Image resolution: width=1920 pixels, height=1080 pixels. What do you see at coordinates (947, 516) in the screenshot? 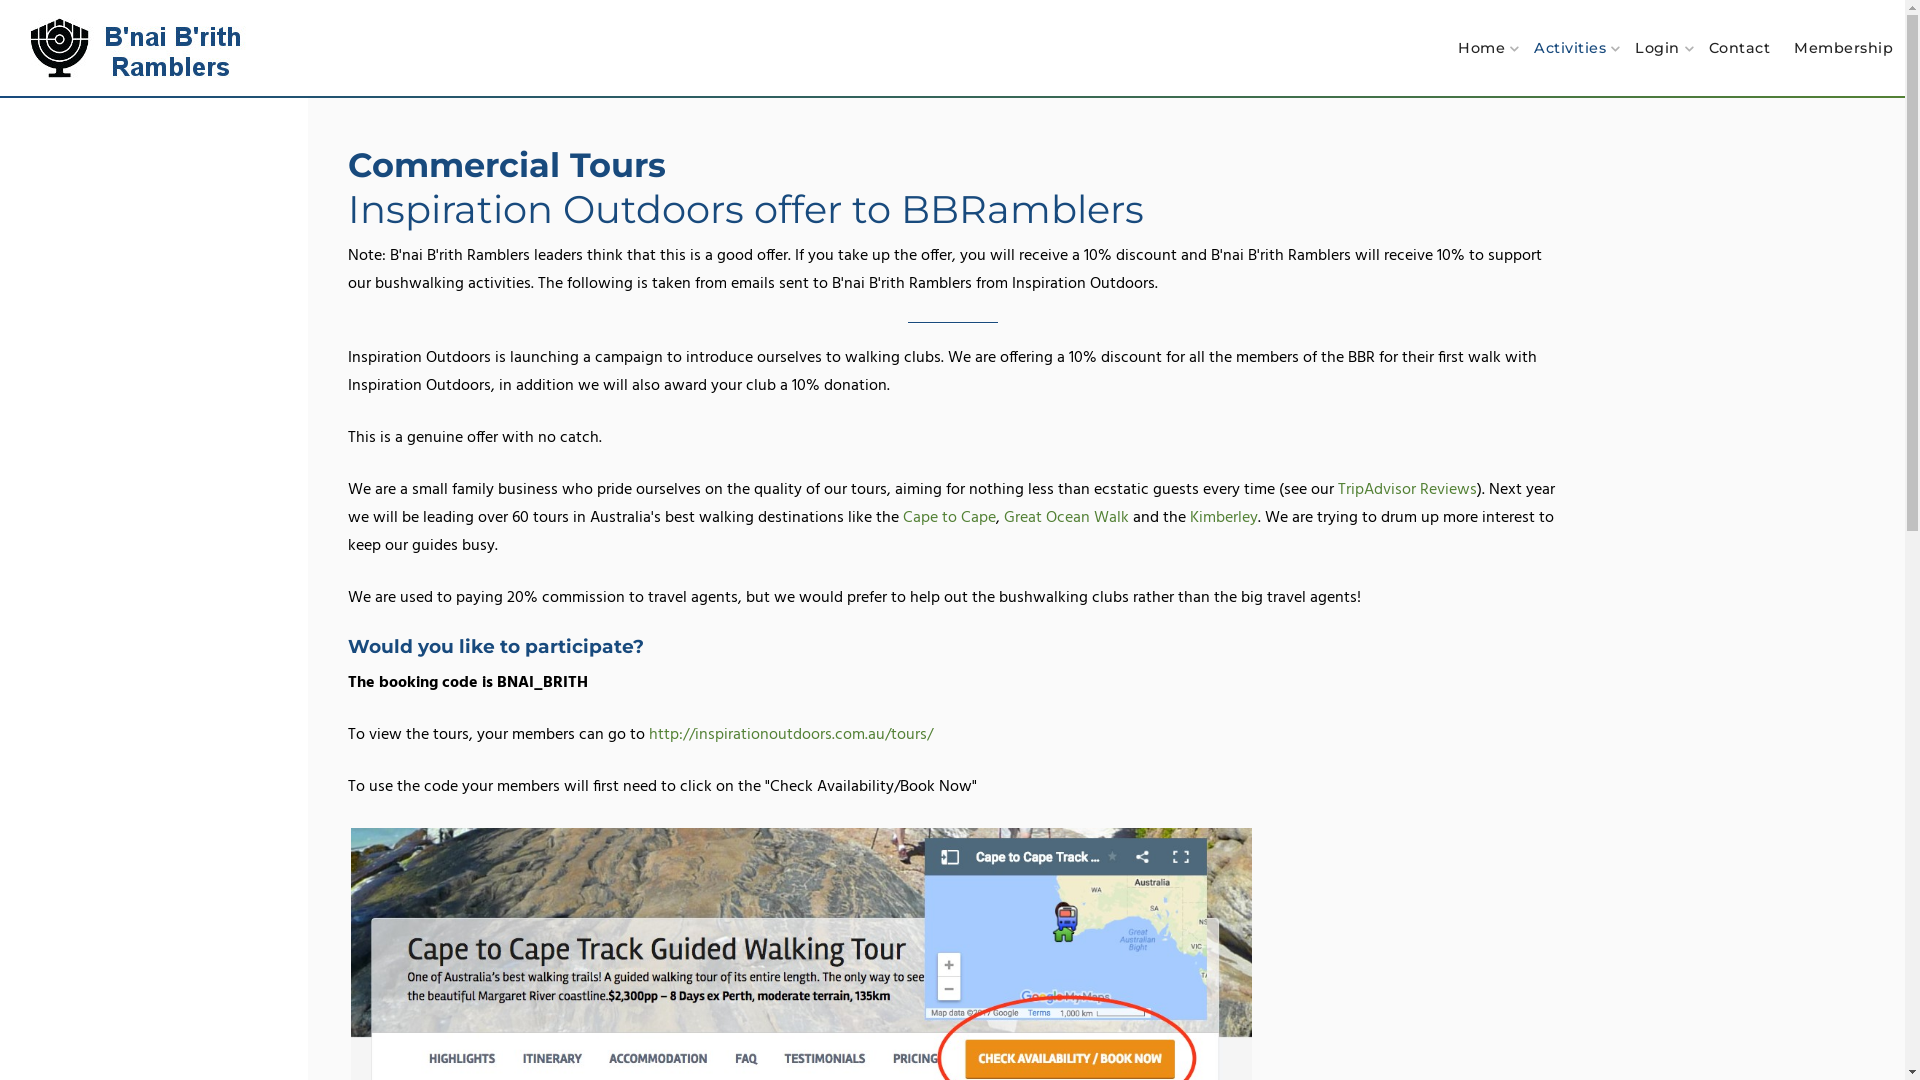
I see `'Cape to Cape'` at bounding box center [947, 516].